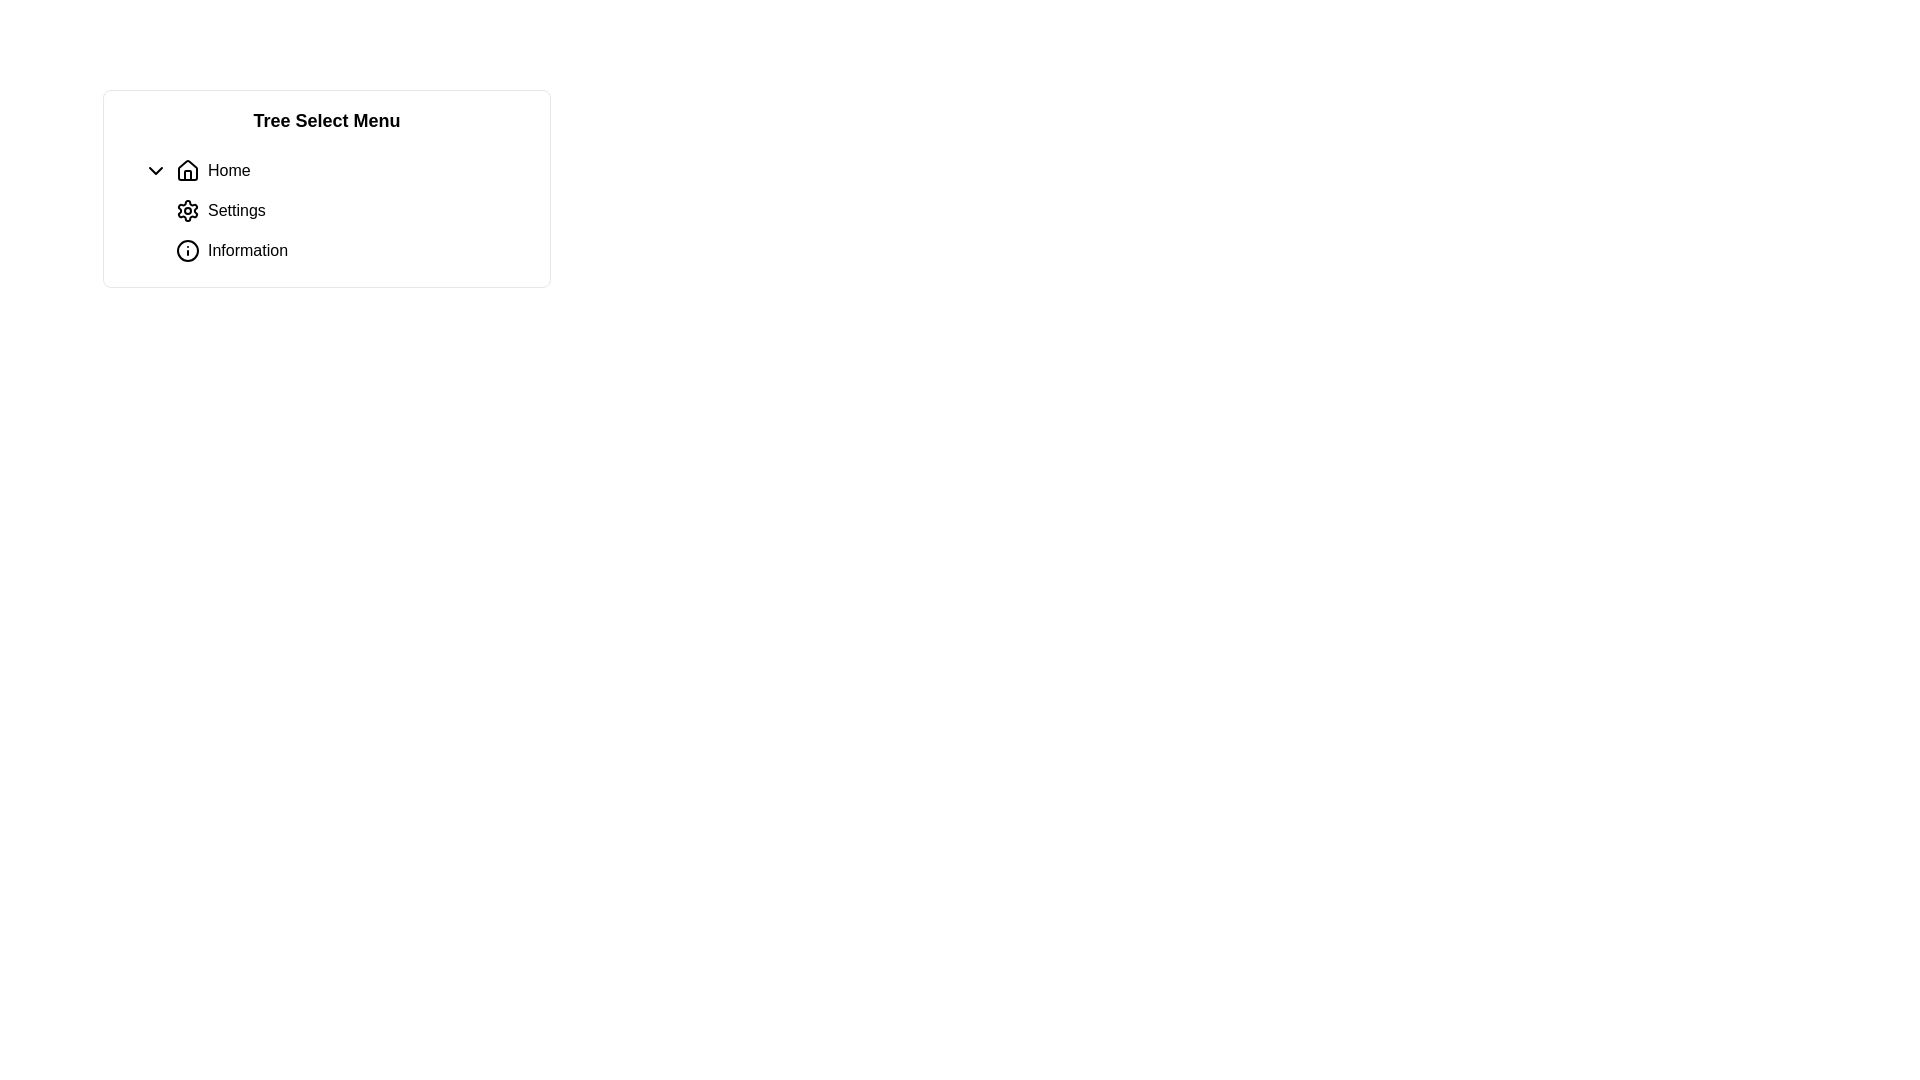 The width and height of the screenshot is (1920, 1080). I want to click on the gear icon located next to the 'Settings' text in the 'Tree Select Menu', so click(187, 211).